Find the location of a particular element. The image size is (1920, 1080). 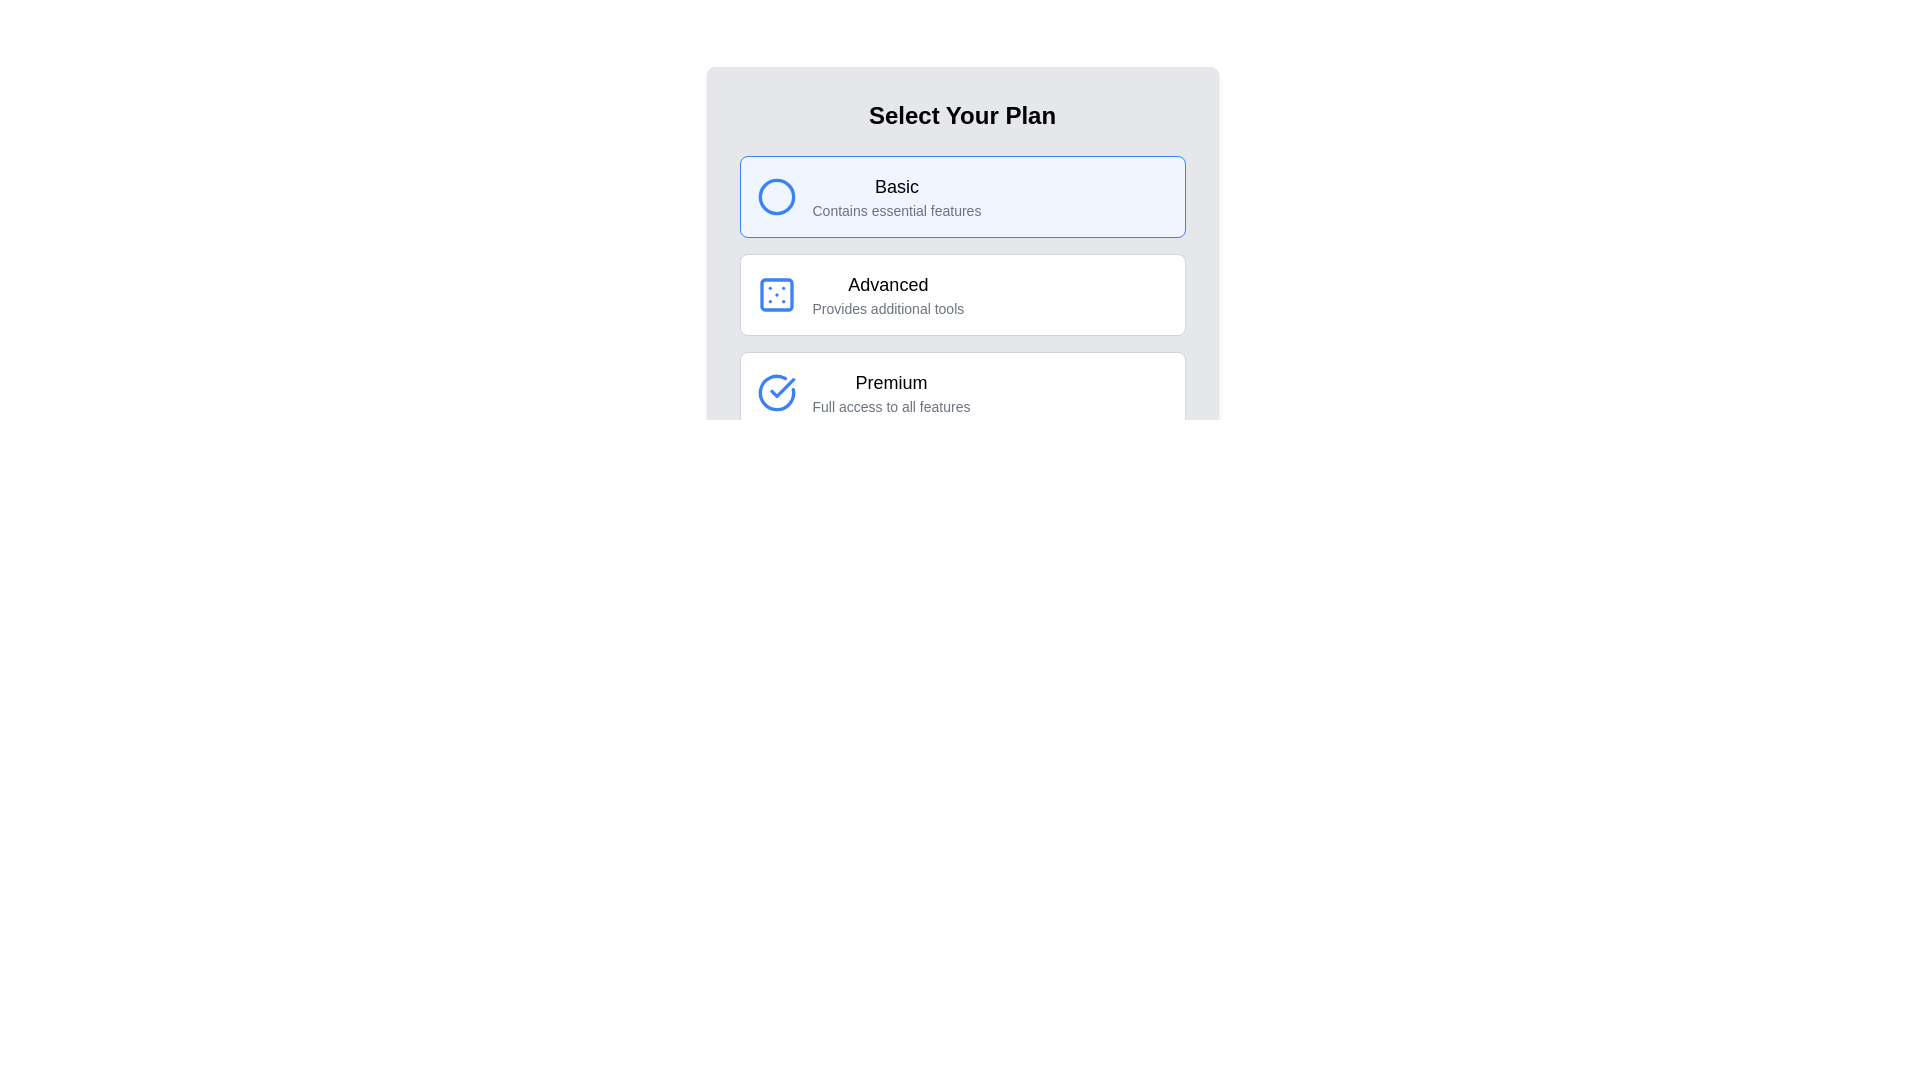

text label that states 'Contains essential features', which is styled in gray and located below the larger heading 'Basic' is located at coordinates (896, 211).